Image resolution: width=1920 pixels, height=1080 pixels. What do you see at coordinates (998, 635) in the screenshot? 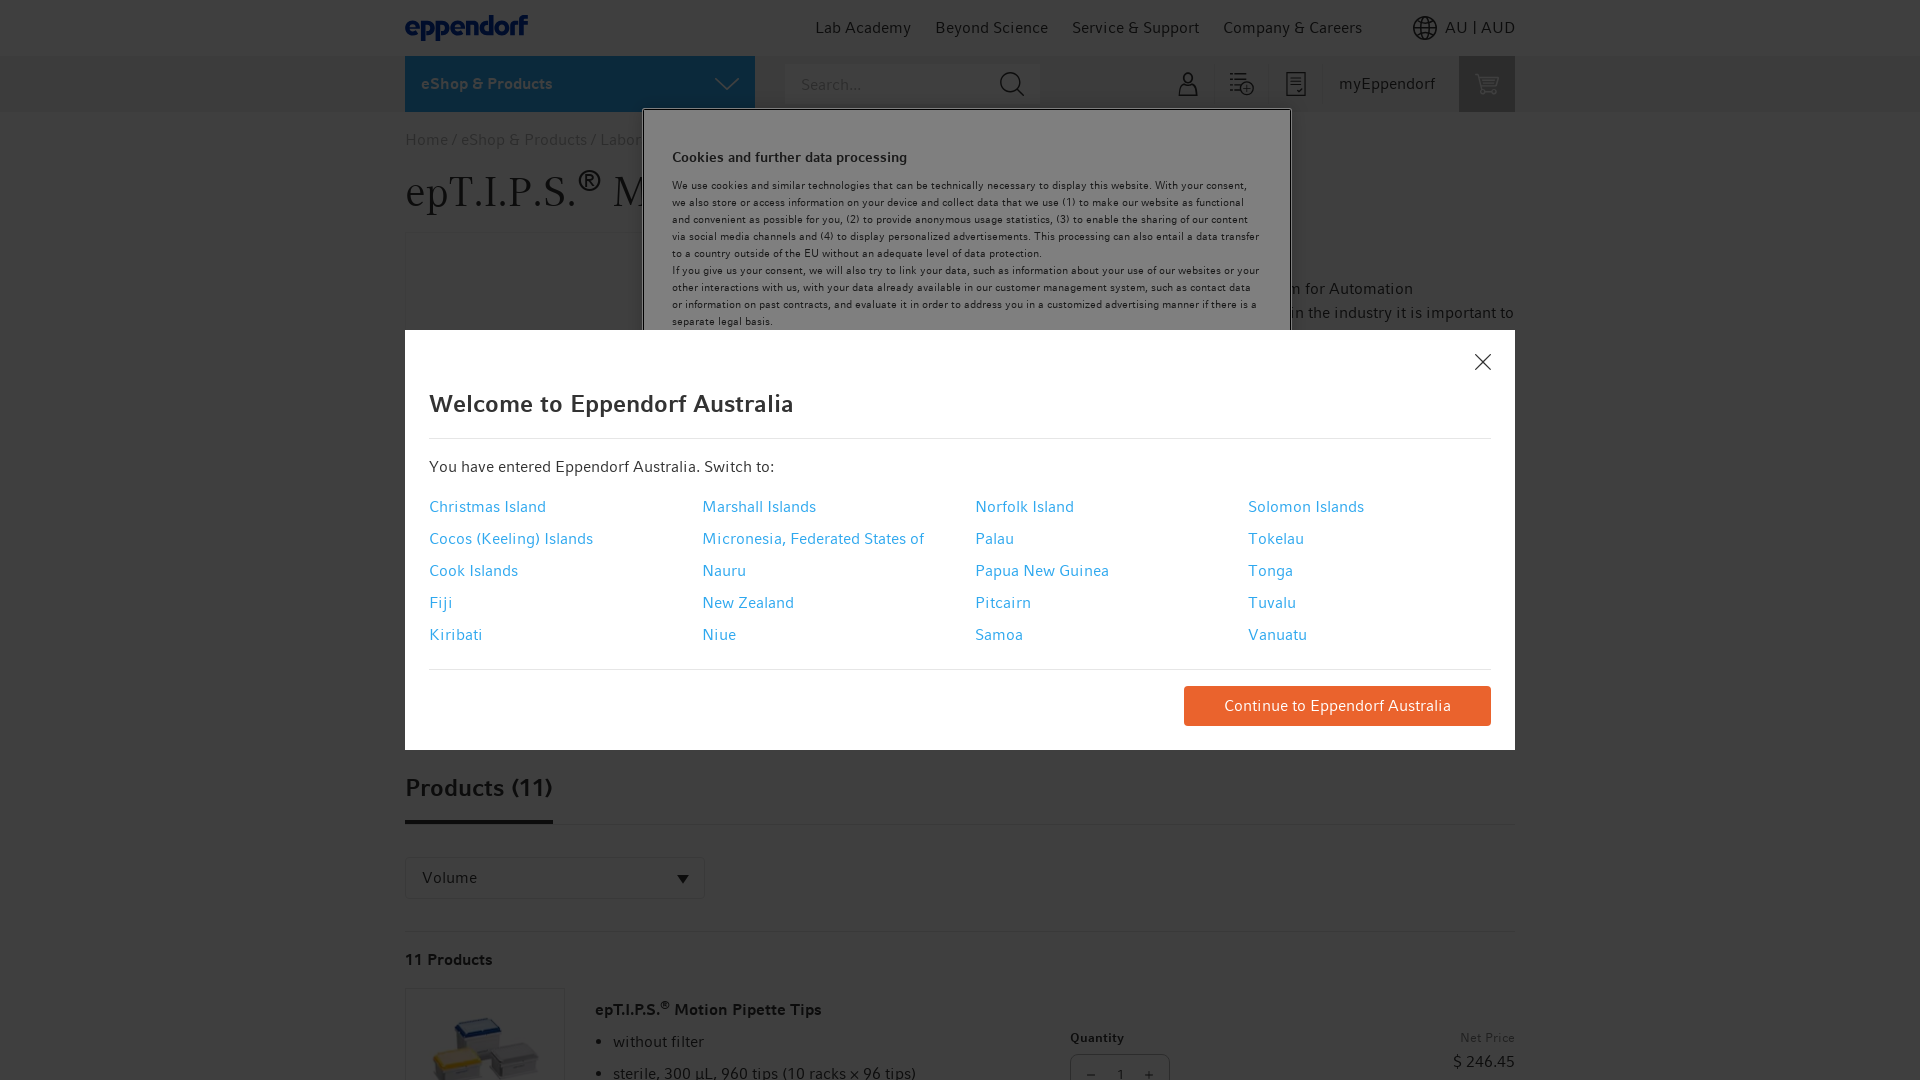
I see `'Samoa'` at bounding box center [998, 635].